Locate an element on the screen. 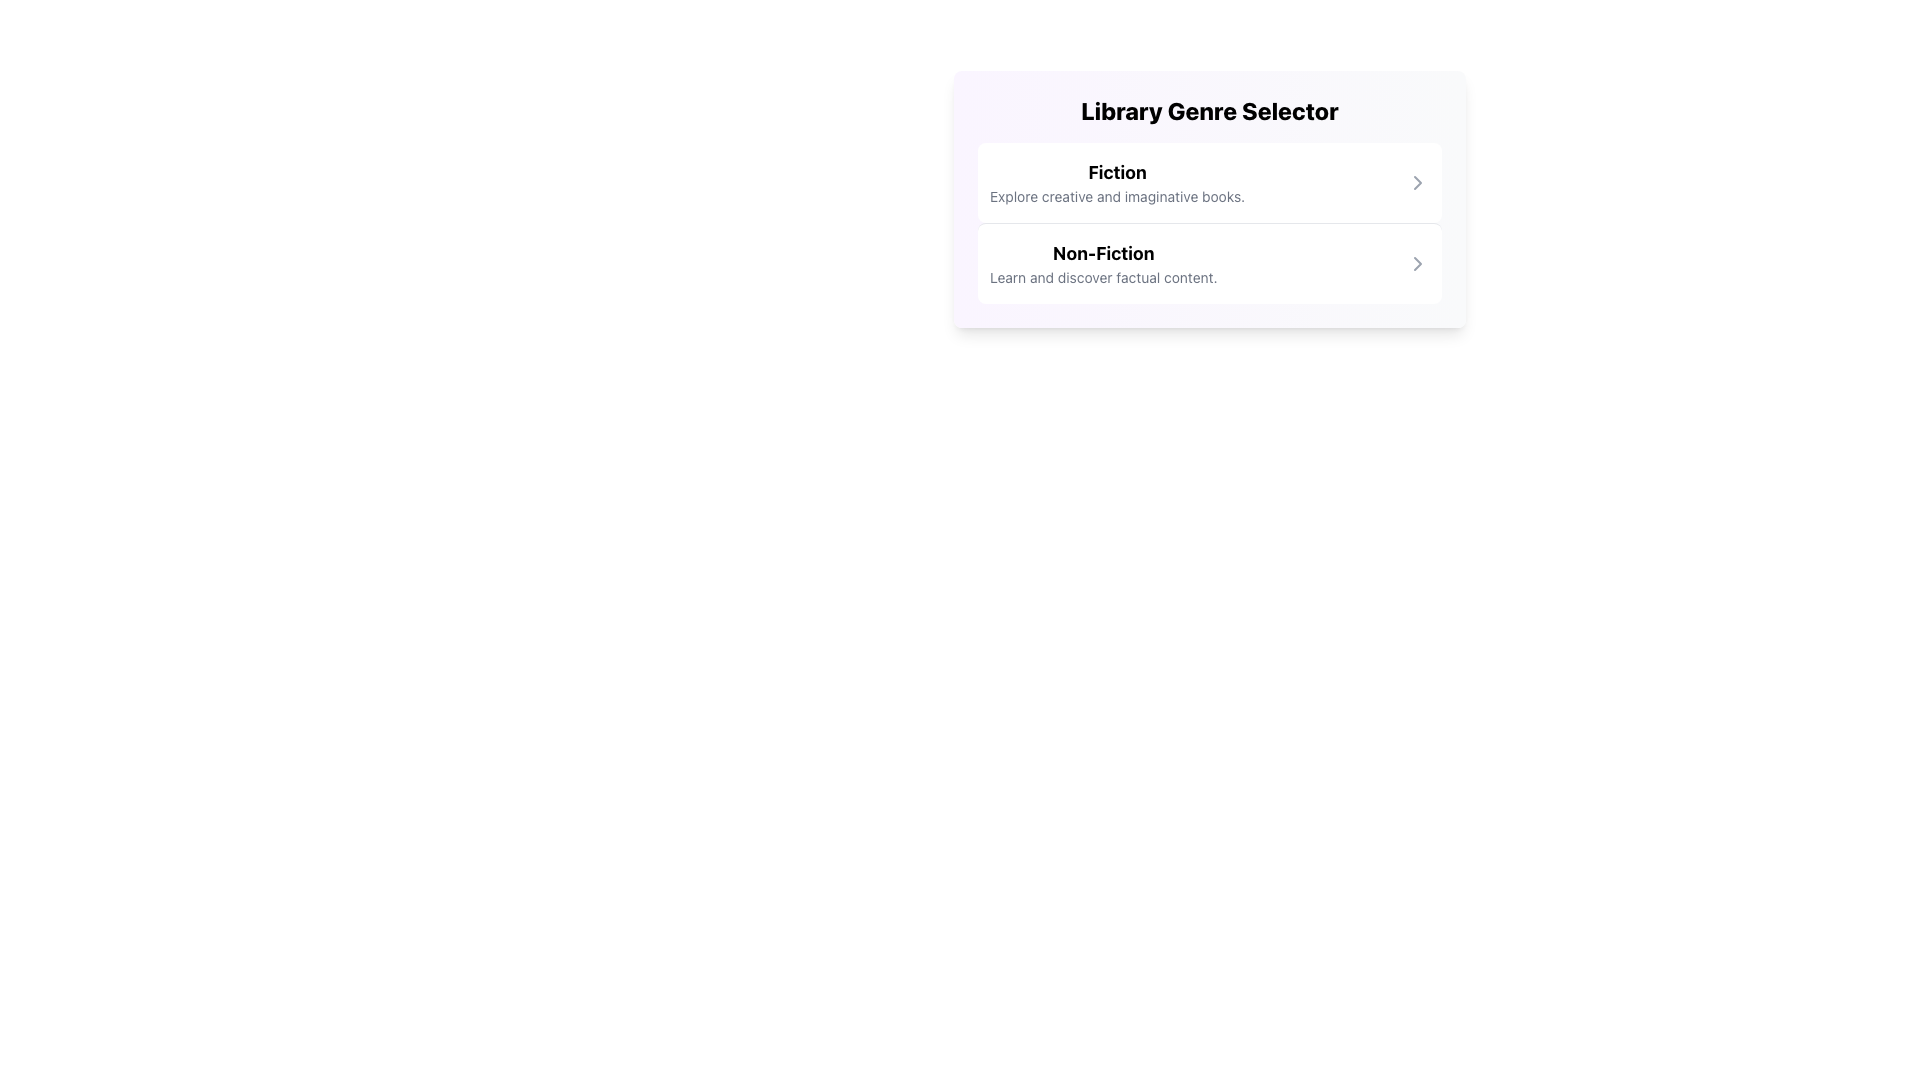 The height and width of the screenshot is (1080, 1920). the second selectable list item labeled for non-fiction books is located at coordinates (1208, 262).